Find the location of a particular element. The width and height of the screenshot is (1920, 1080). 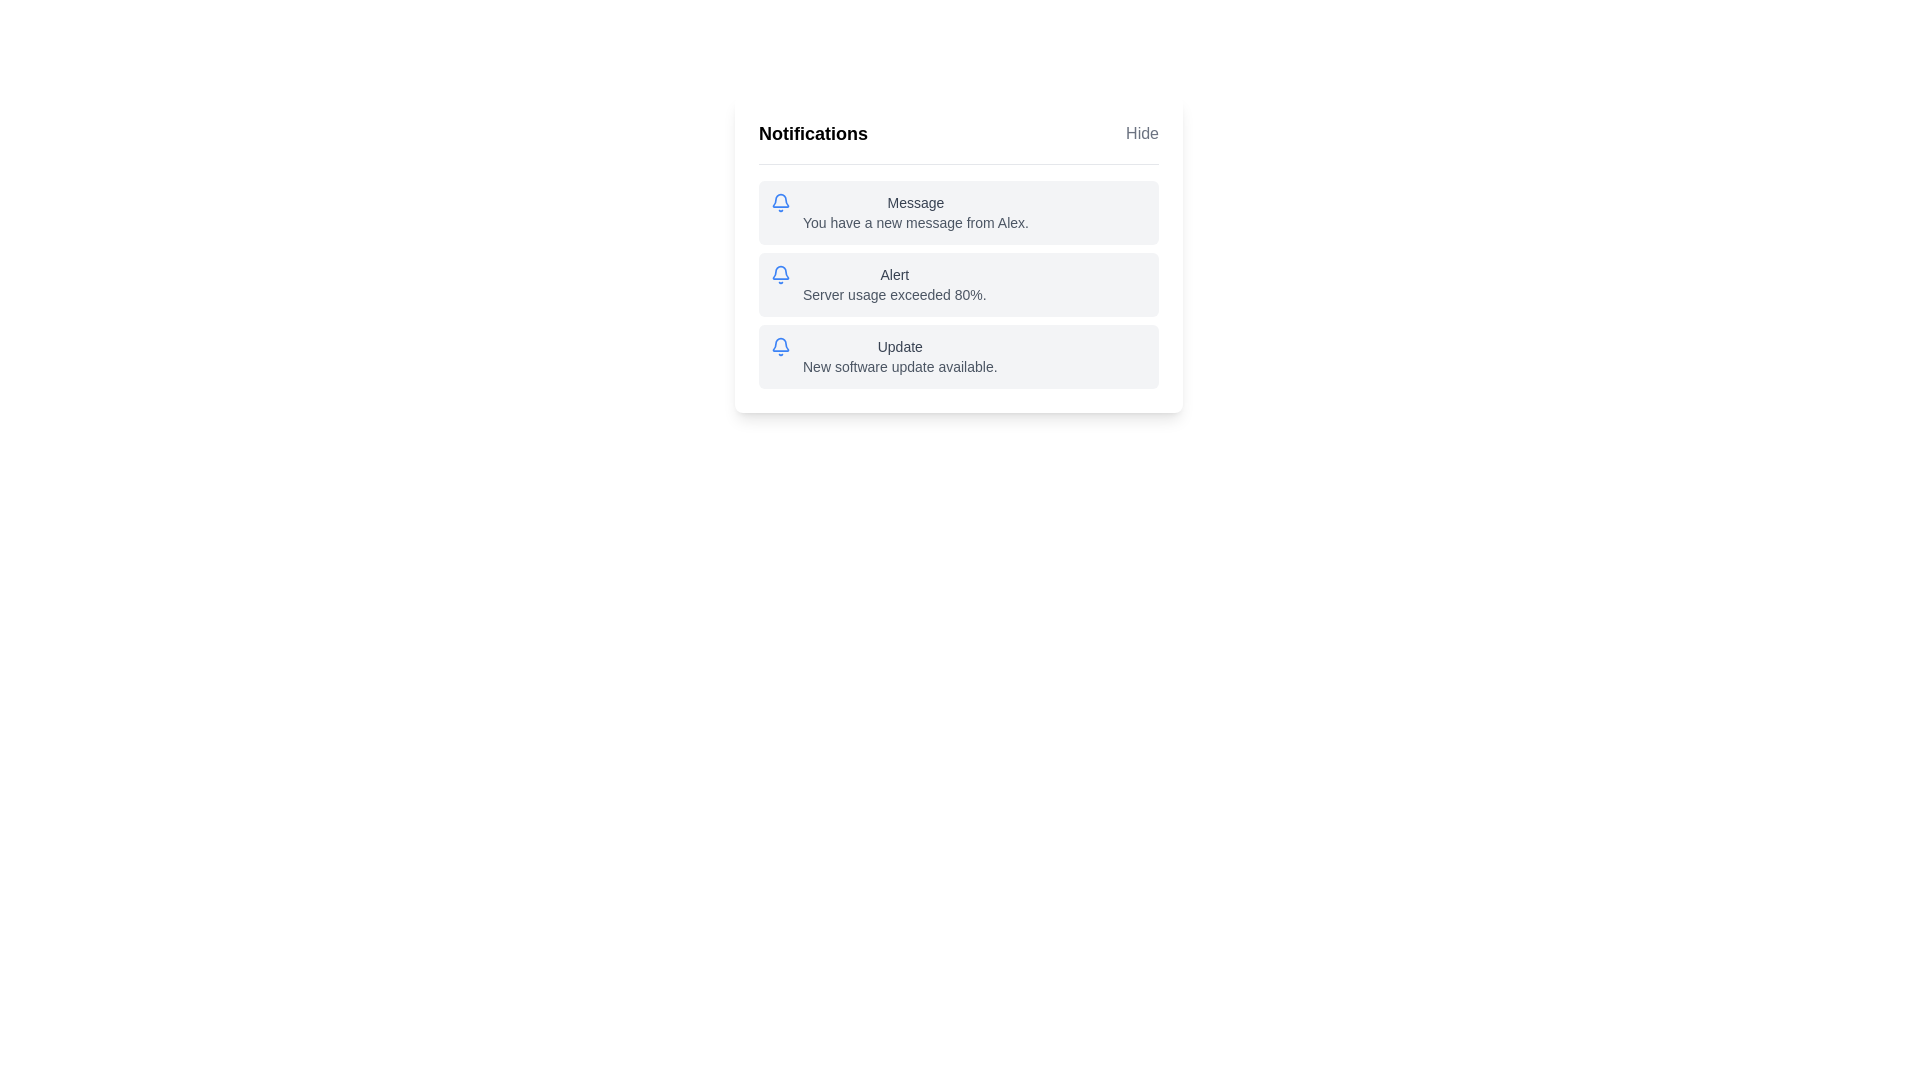

the small blue bell-shaped notification icon located to the left of the 'Update' text is located at coordinates (780, 346).